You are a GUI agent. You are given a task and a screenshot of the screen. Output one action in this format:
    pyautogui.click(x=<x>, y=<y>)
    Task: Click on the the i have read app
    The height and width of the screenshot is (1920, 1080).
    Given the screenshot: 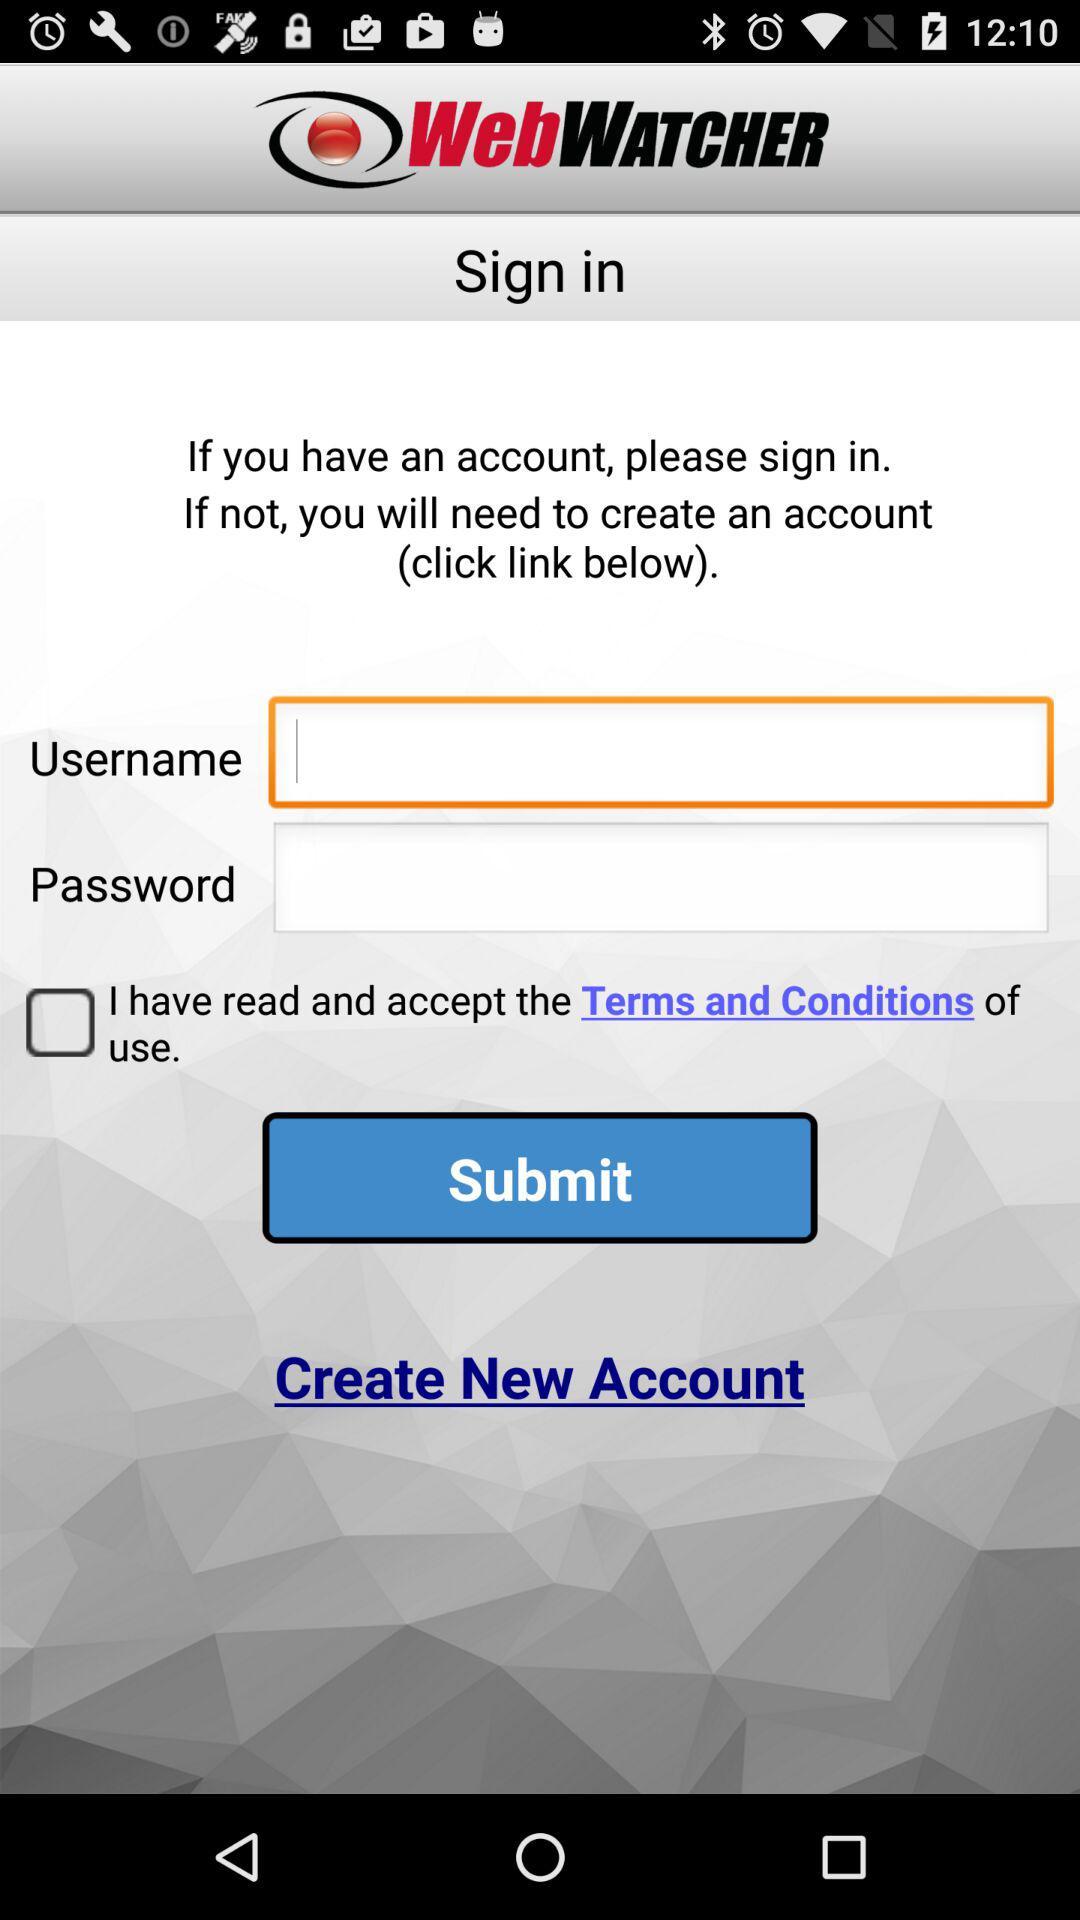 What is the action you would take?
    pyautogui.click(x=574, y=1022)
    